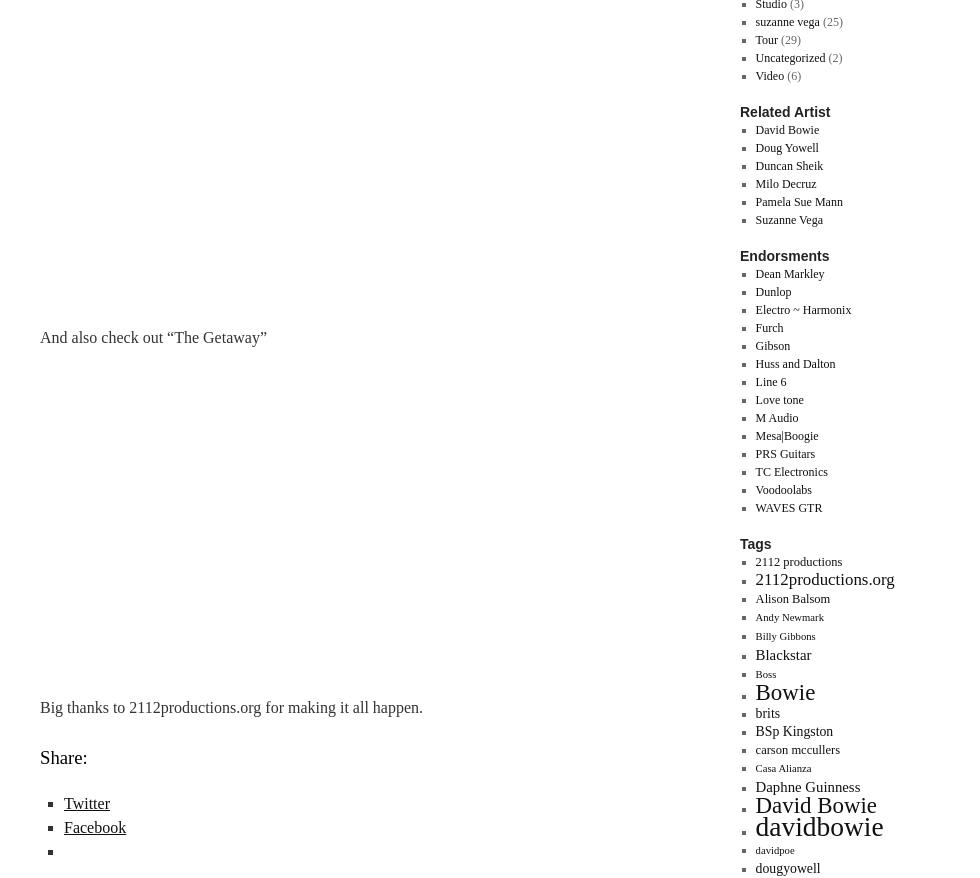  Describe the element at coordinates (94, 826) in the screenshot. I see `'Facebook'` at that location.